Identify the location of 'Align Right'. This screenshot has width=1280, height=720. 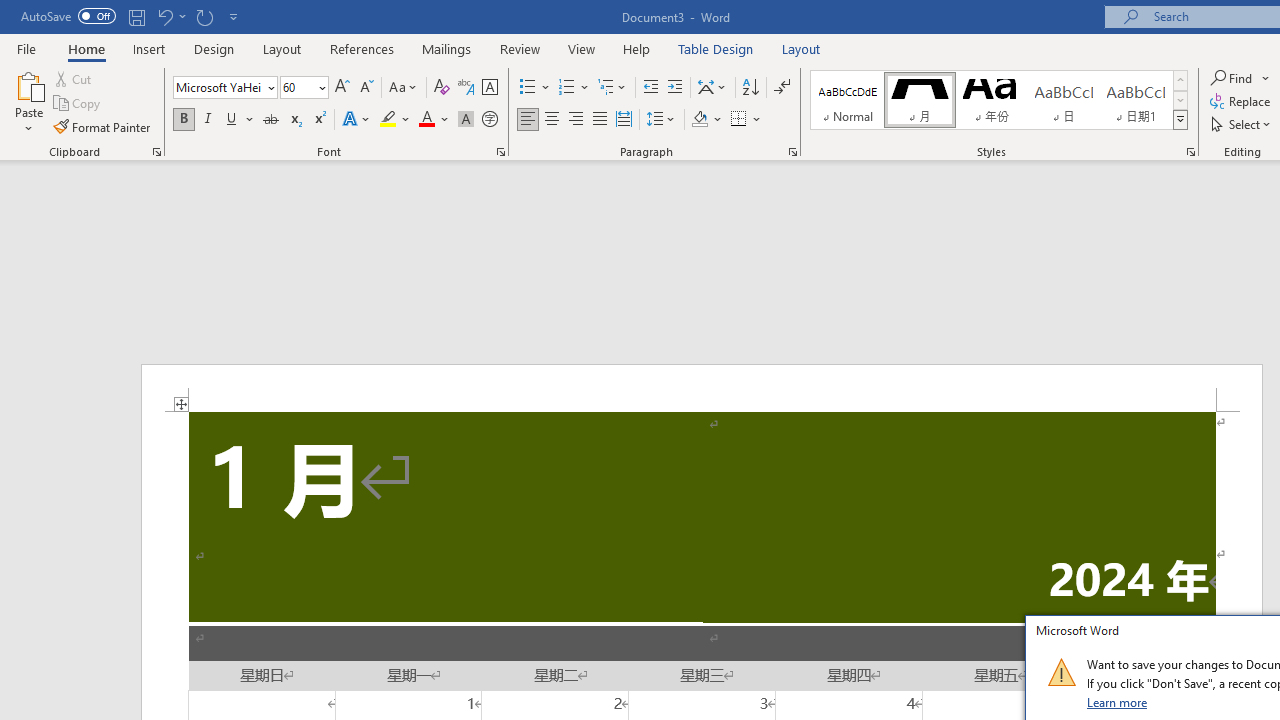
(575, 119).